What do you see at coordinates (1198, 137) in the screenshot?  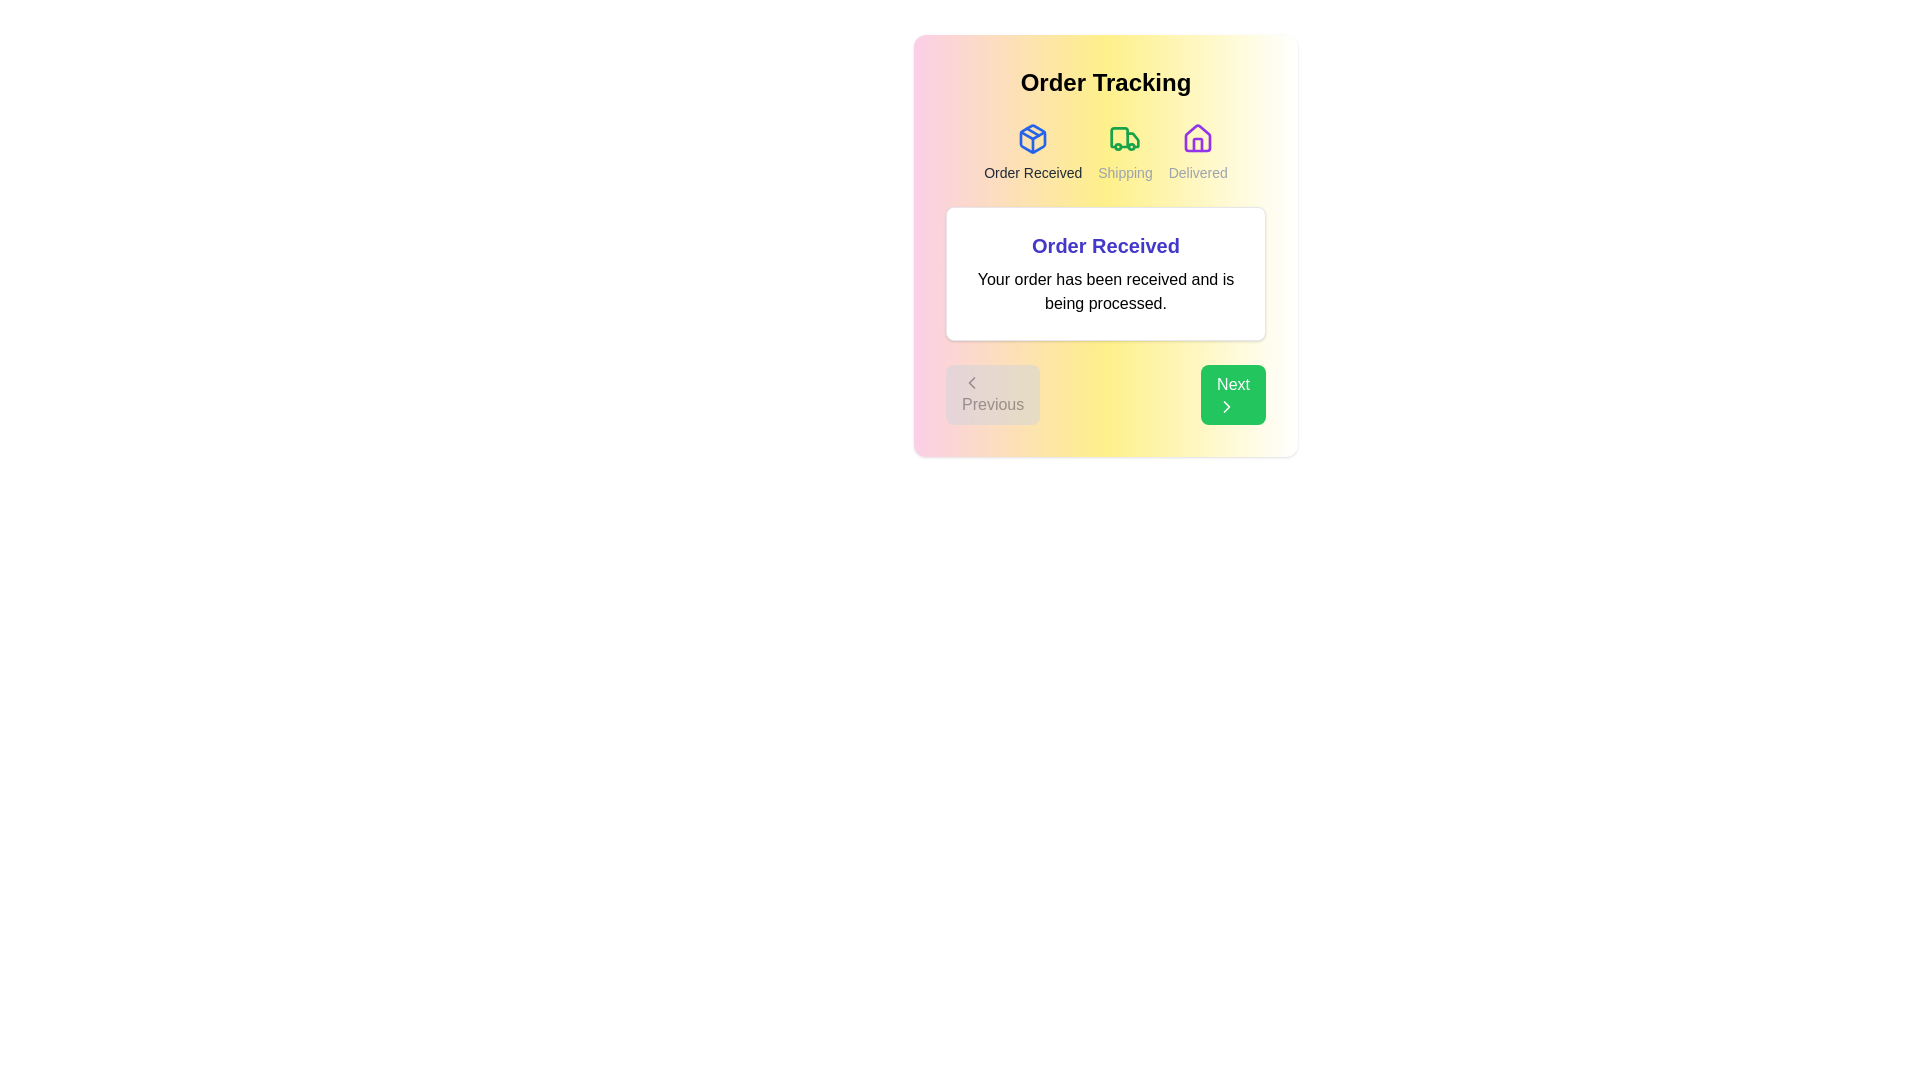 I see `the icon for the Delivered step in the order tracking process` at bounding box center [1198, 137].